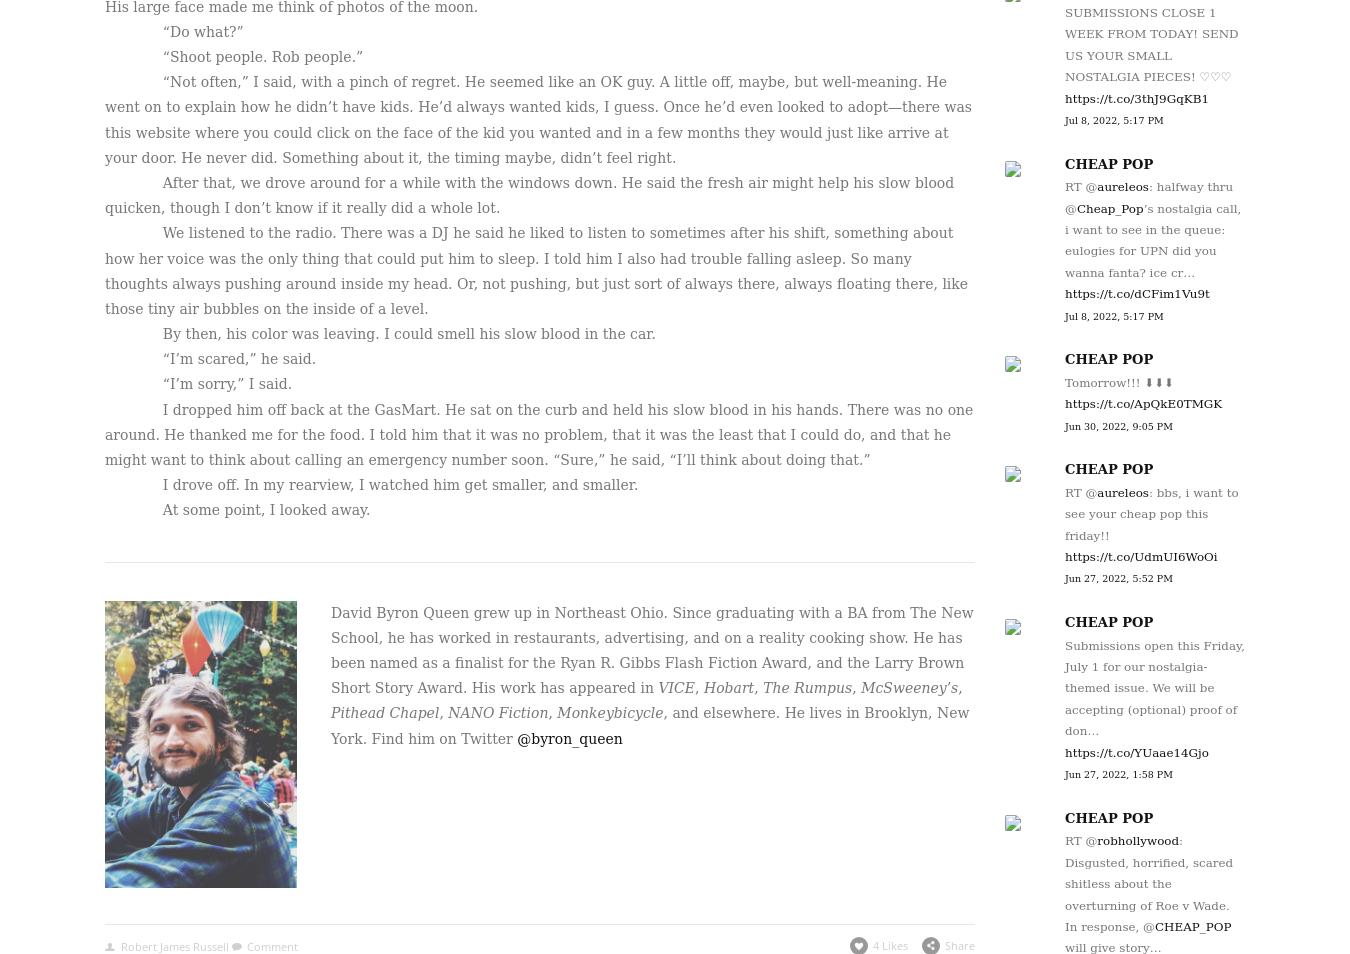  What do you see at coordinates (943, 944) in the screenshot?
I see `'Share'` at bounding box center [943, 944].